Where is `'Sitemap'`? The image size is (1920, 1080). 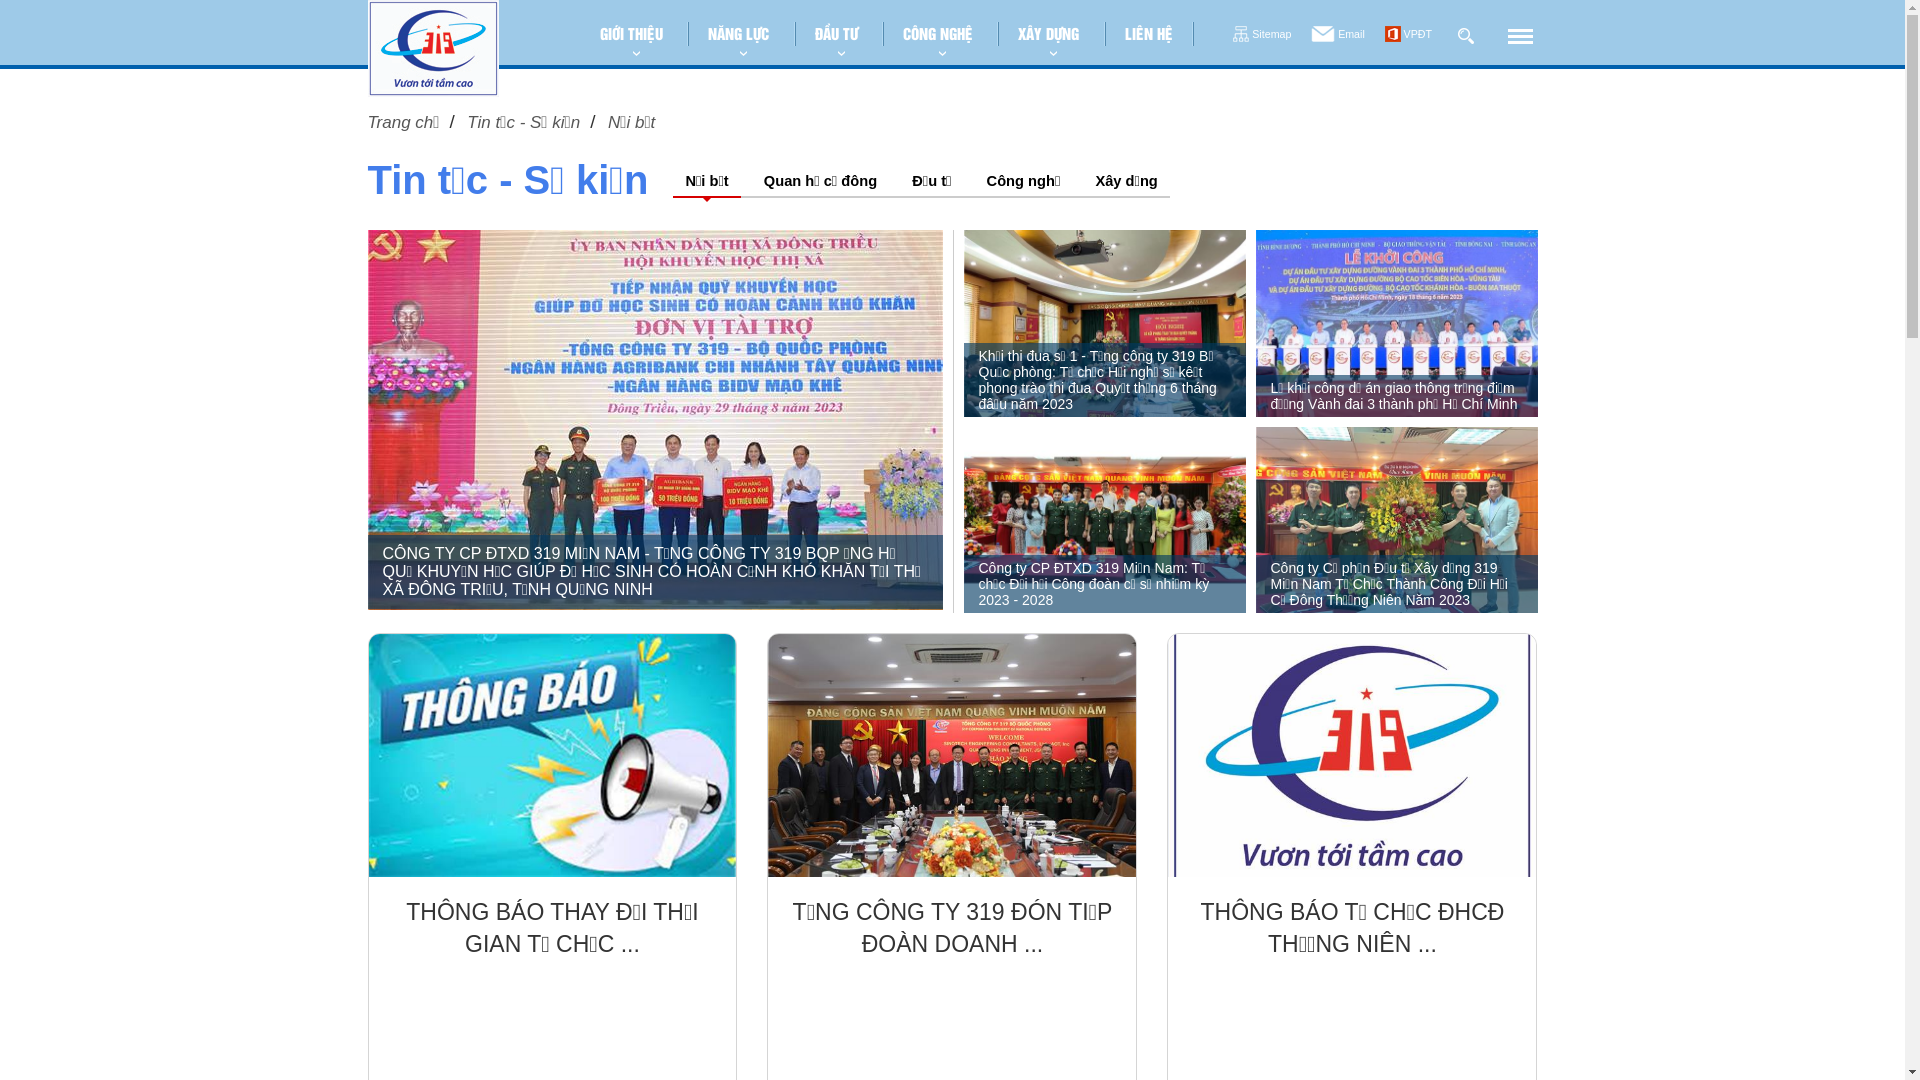 'Sitemap' is located at coordinates (1261, 35).